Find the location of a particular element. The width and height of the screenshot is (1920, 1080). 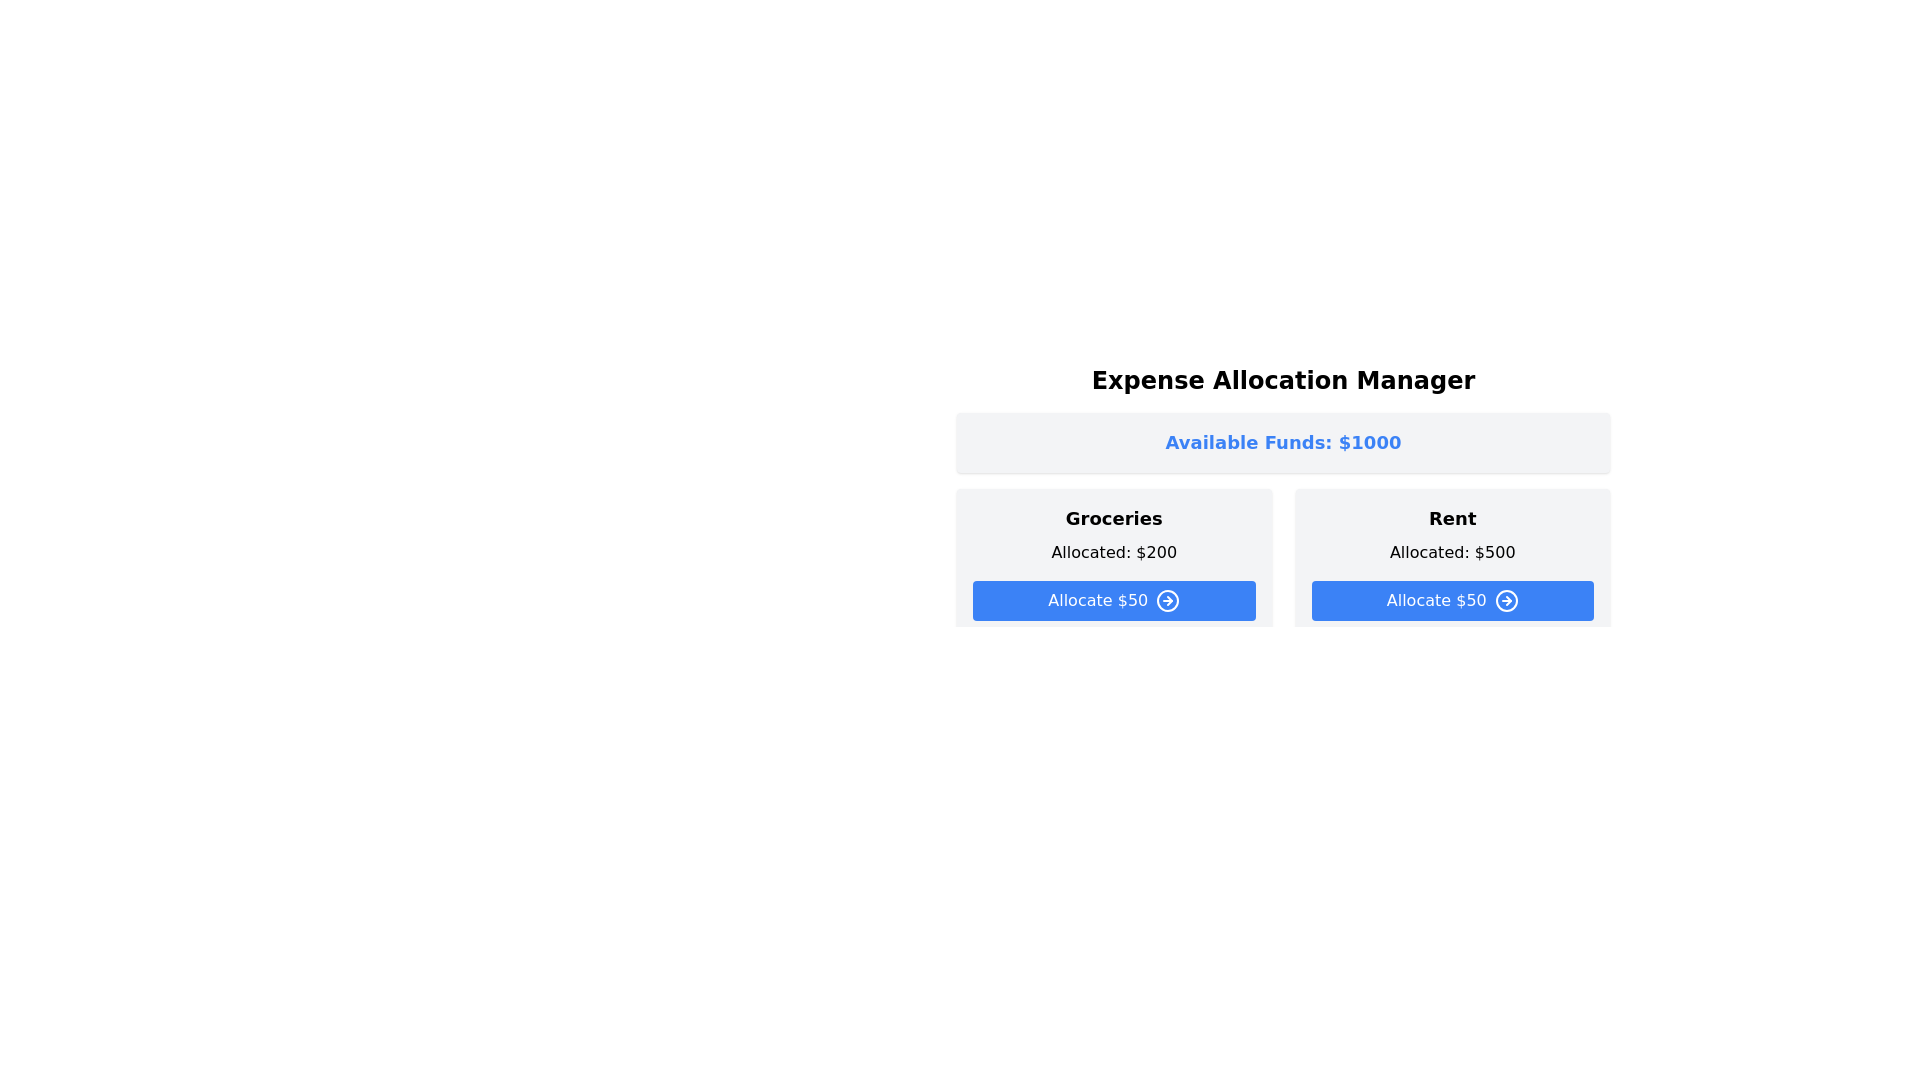

the informational text block displaying available funds for allocation, located below the 'Expense Allocation Manager' heading is located at coordinates (1283, 442).